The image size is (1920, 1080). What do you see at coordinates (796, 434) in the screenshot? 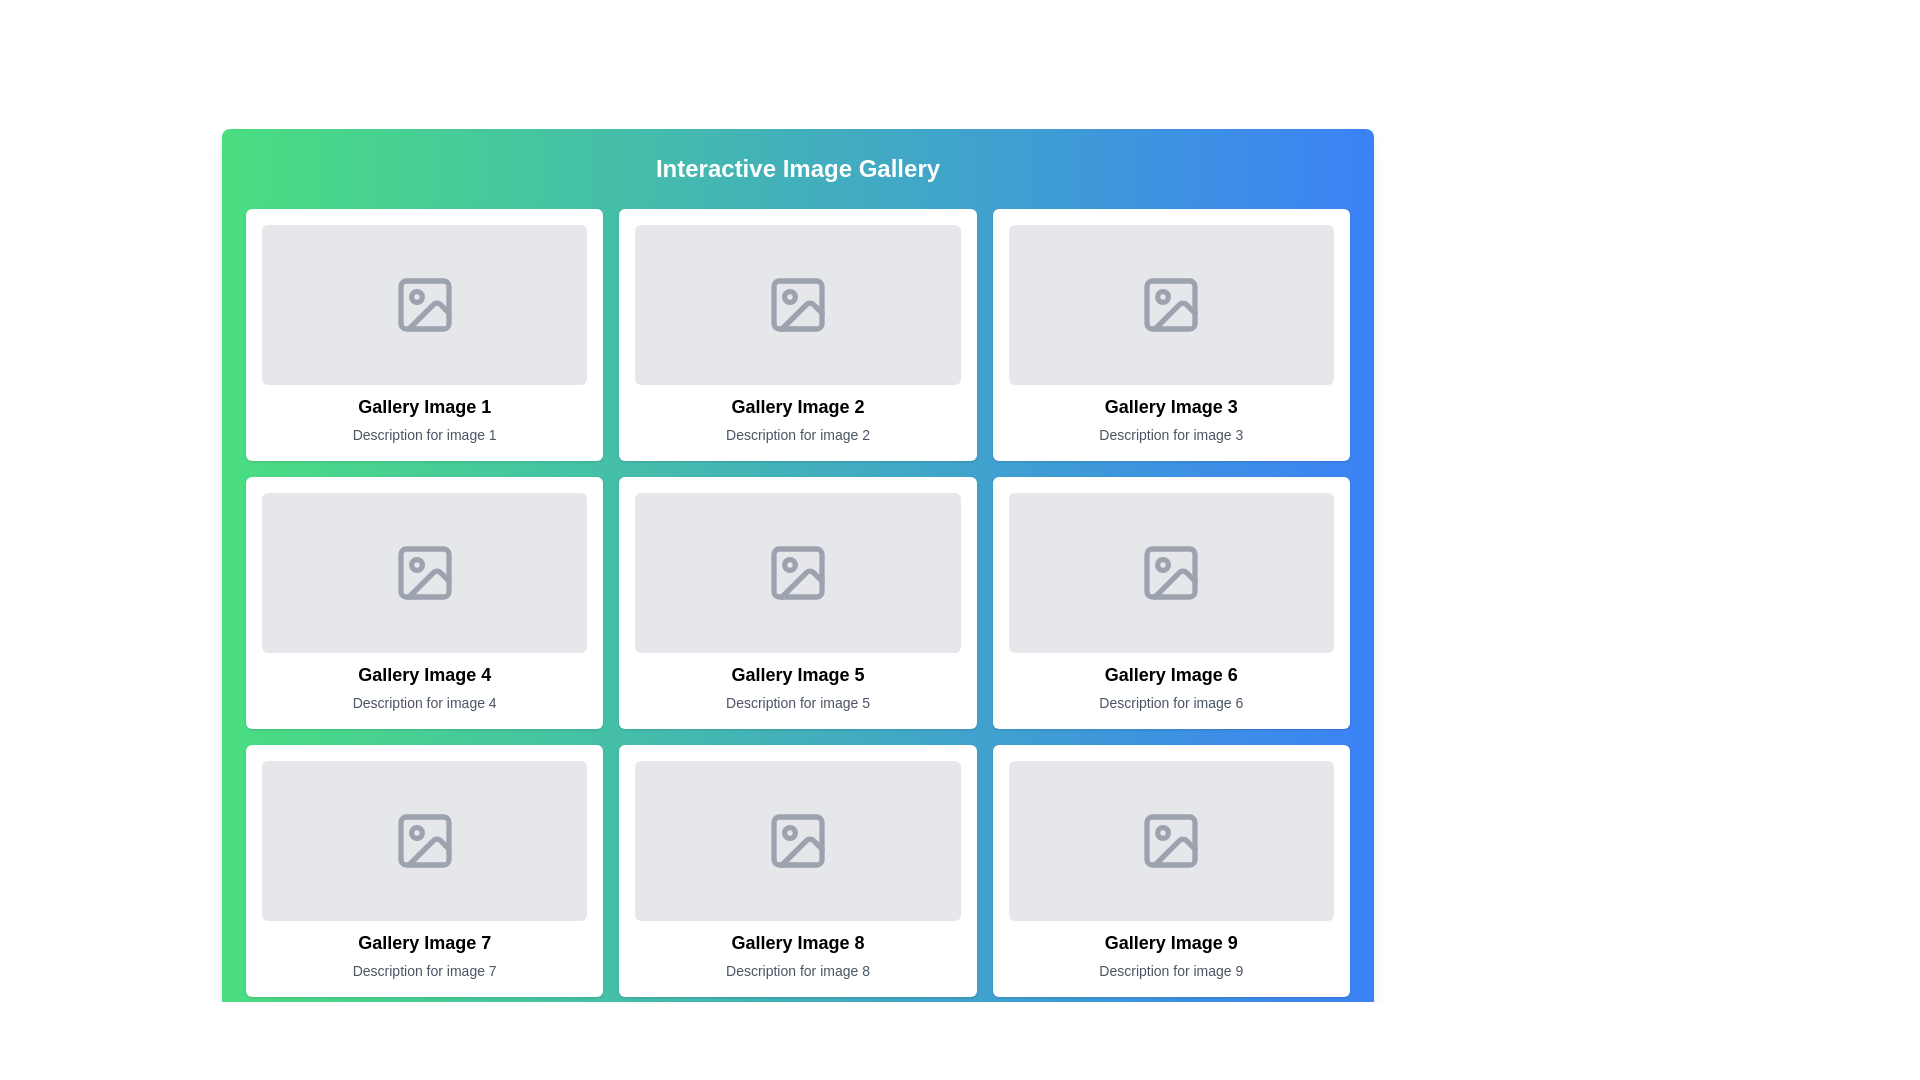
I see `the descriptive text label that reads 'Description for image 2'` at bounding box center [796, 434].